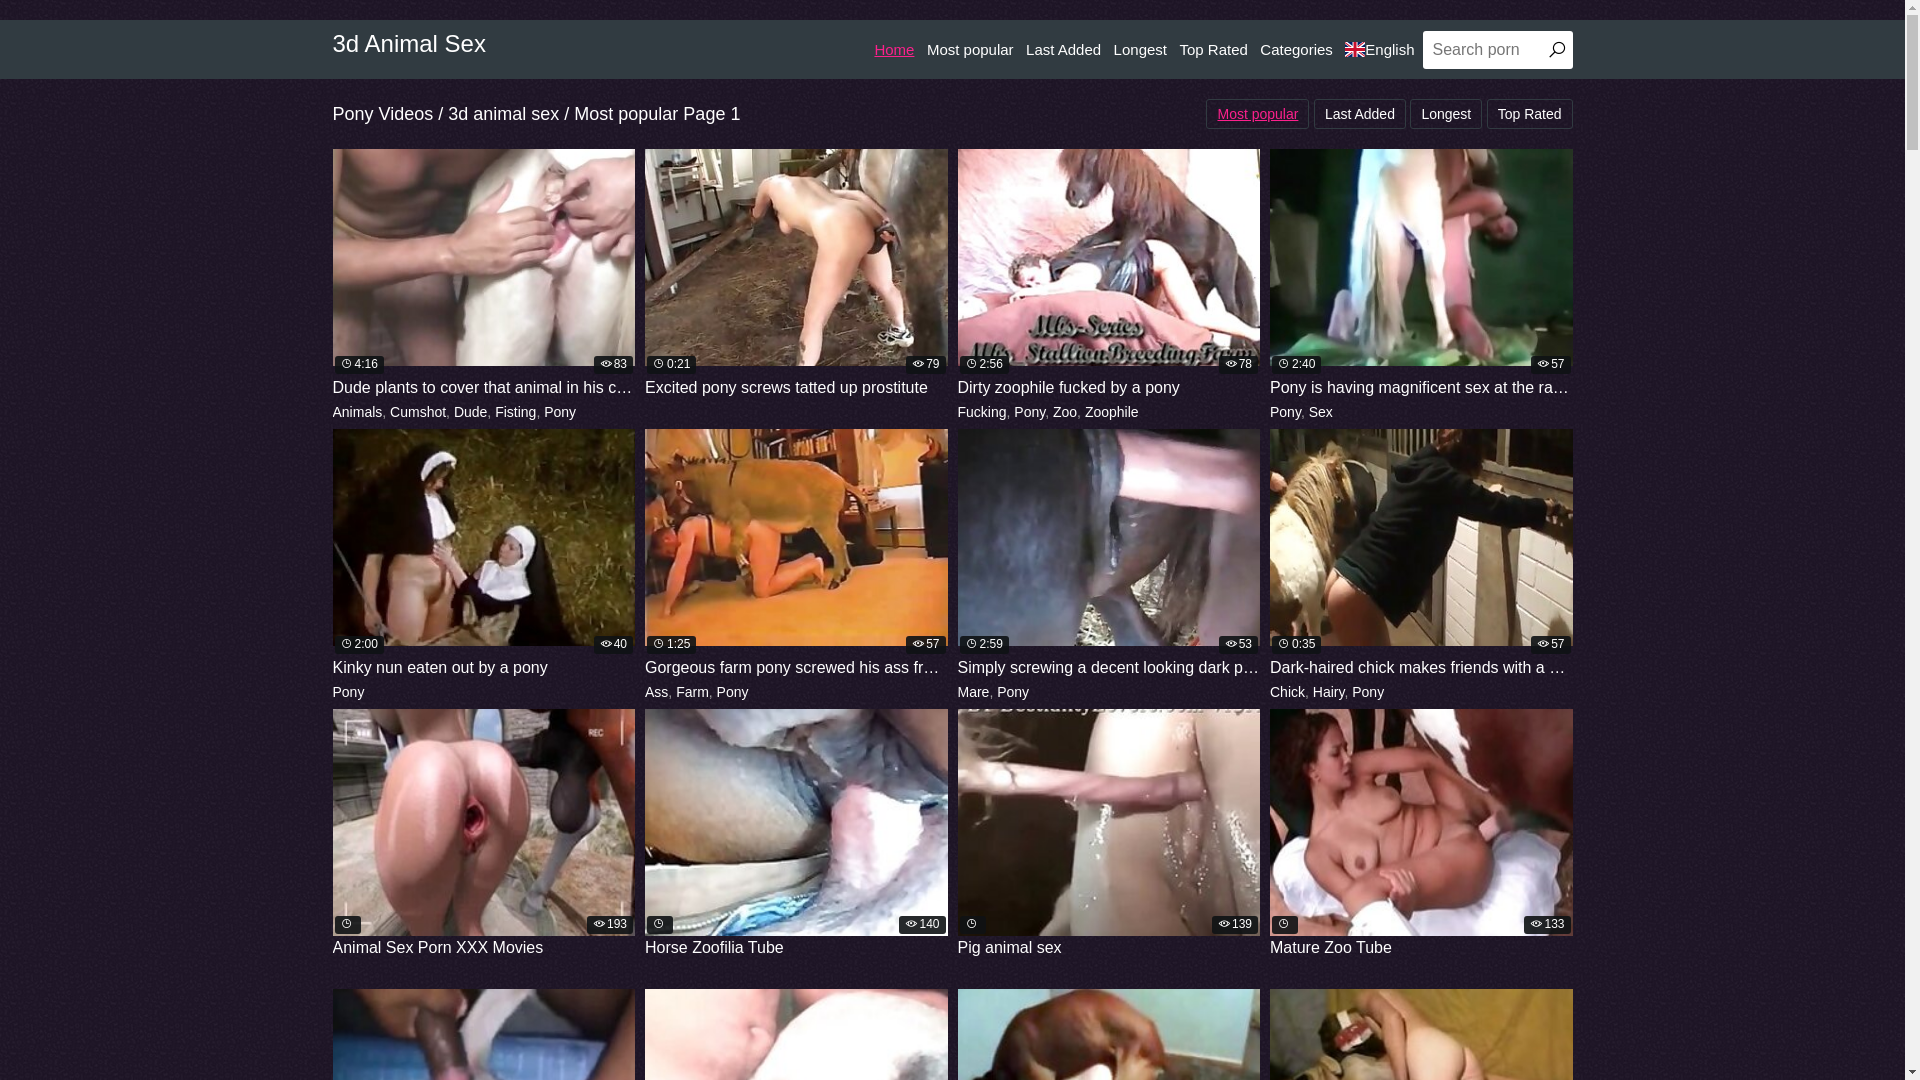 This screenshot has width=1920, height=1080. I want to click on '3d Animal Sex', so click(407, 43).